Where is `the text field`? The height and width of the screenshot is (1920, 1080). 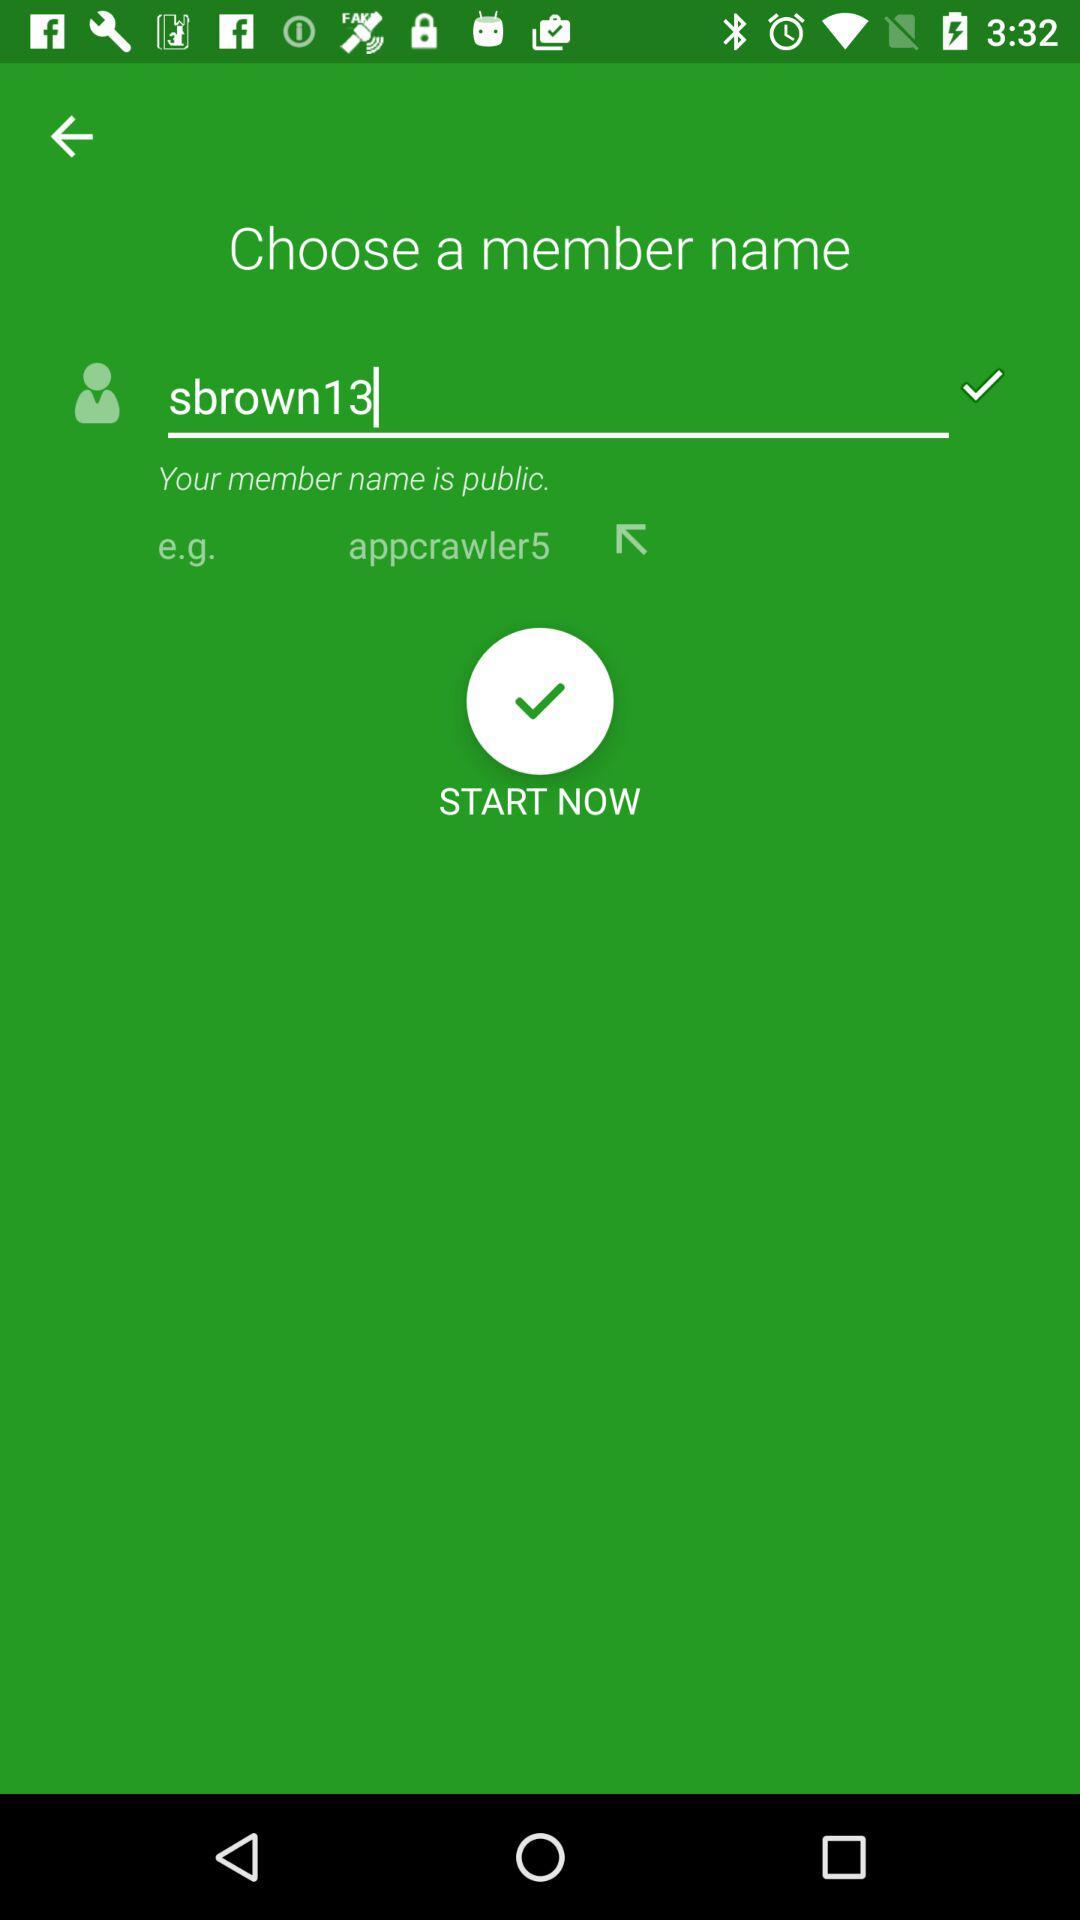 the text field is located at coordinates (558, 398).